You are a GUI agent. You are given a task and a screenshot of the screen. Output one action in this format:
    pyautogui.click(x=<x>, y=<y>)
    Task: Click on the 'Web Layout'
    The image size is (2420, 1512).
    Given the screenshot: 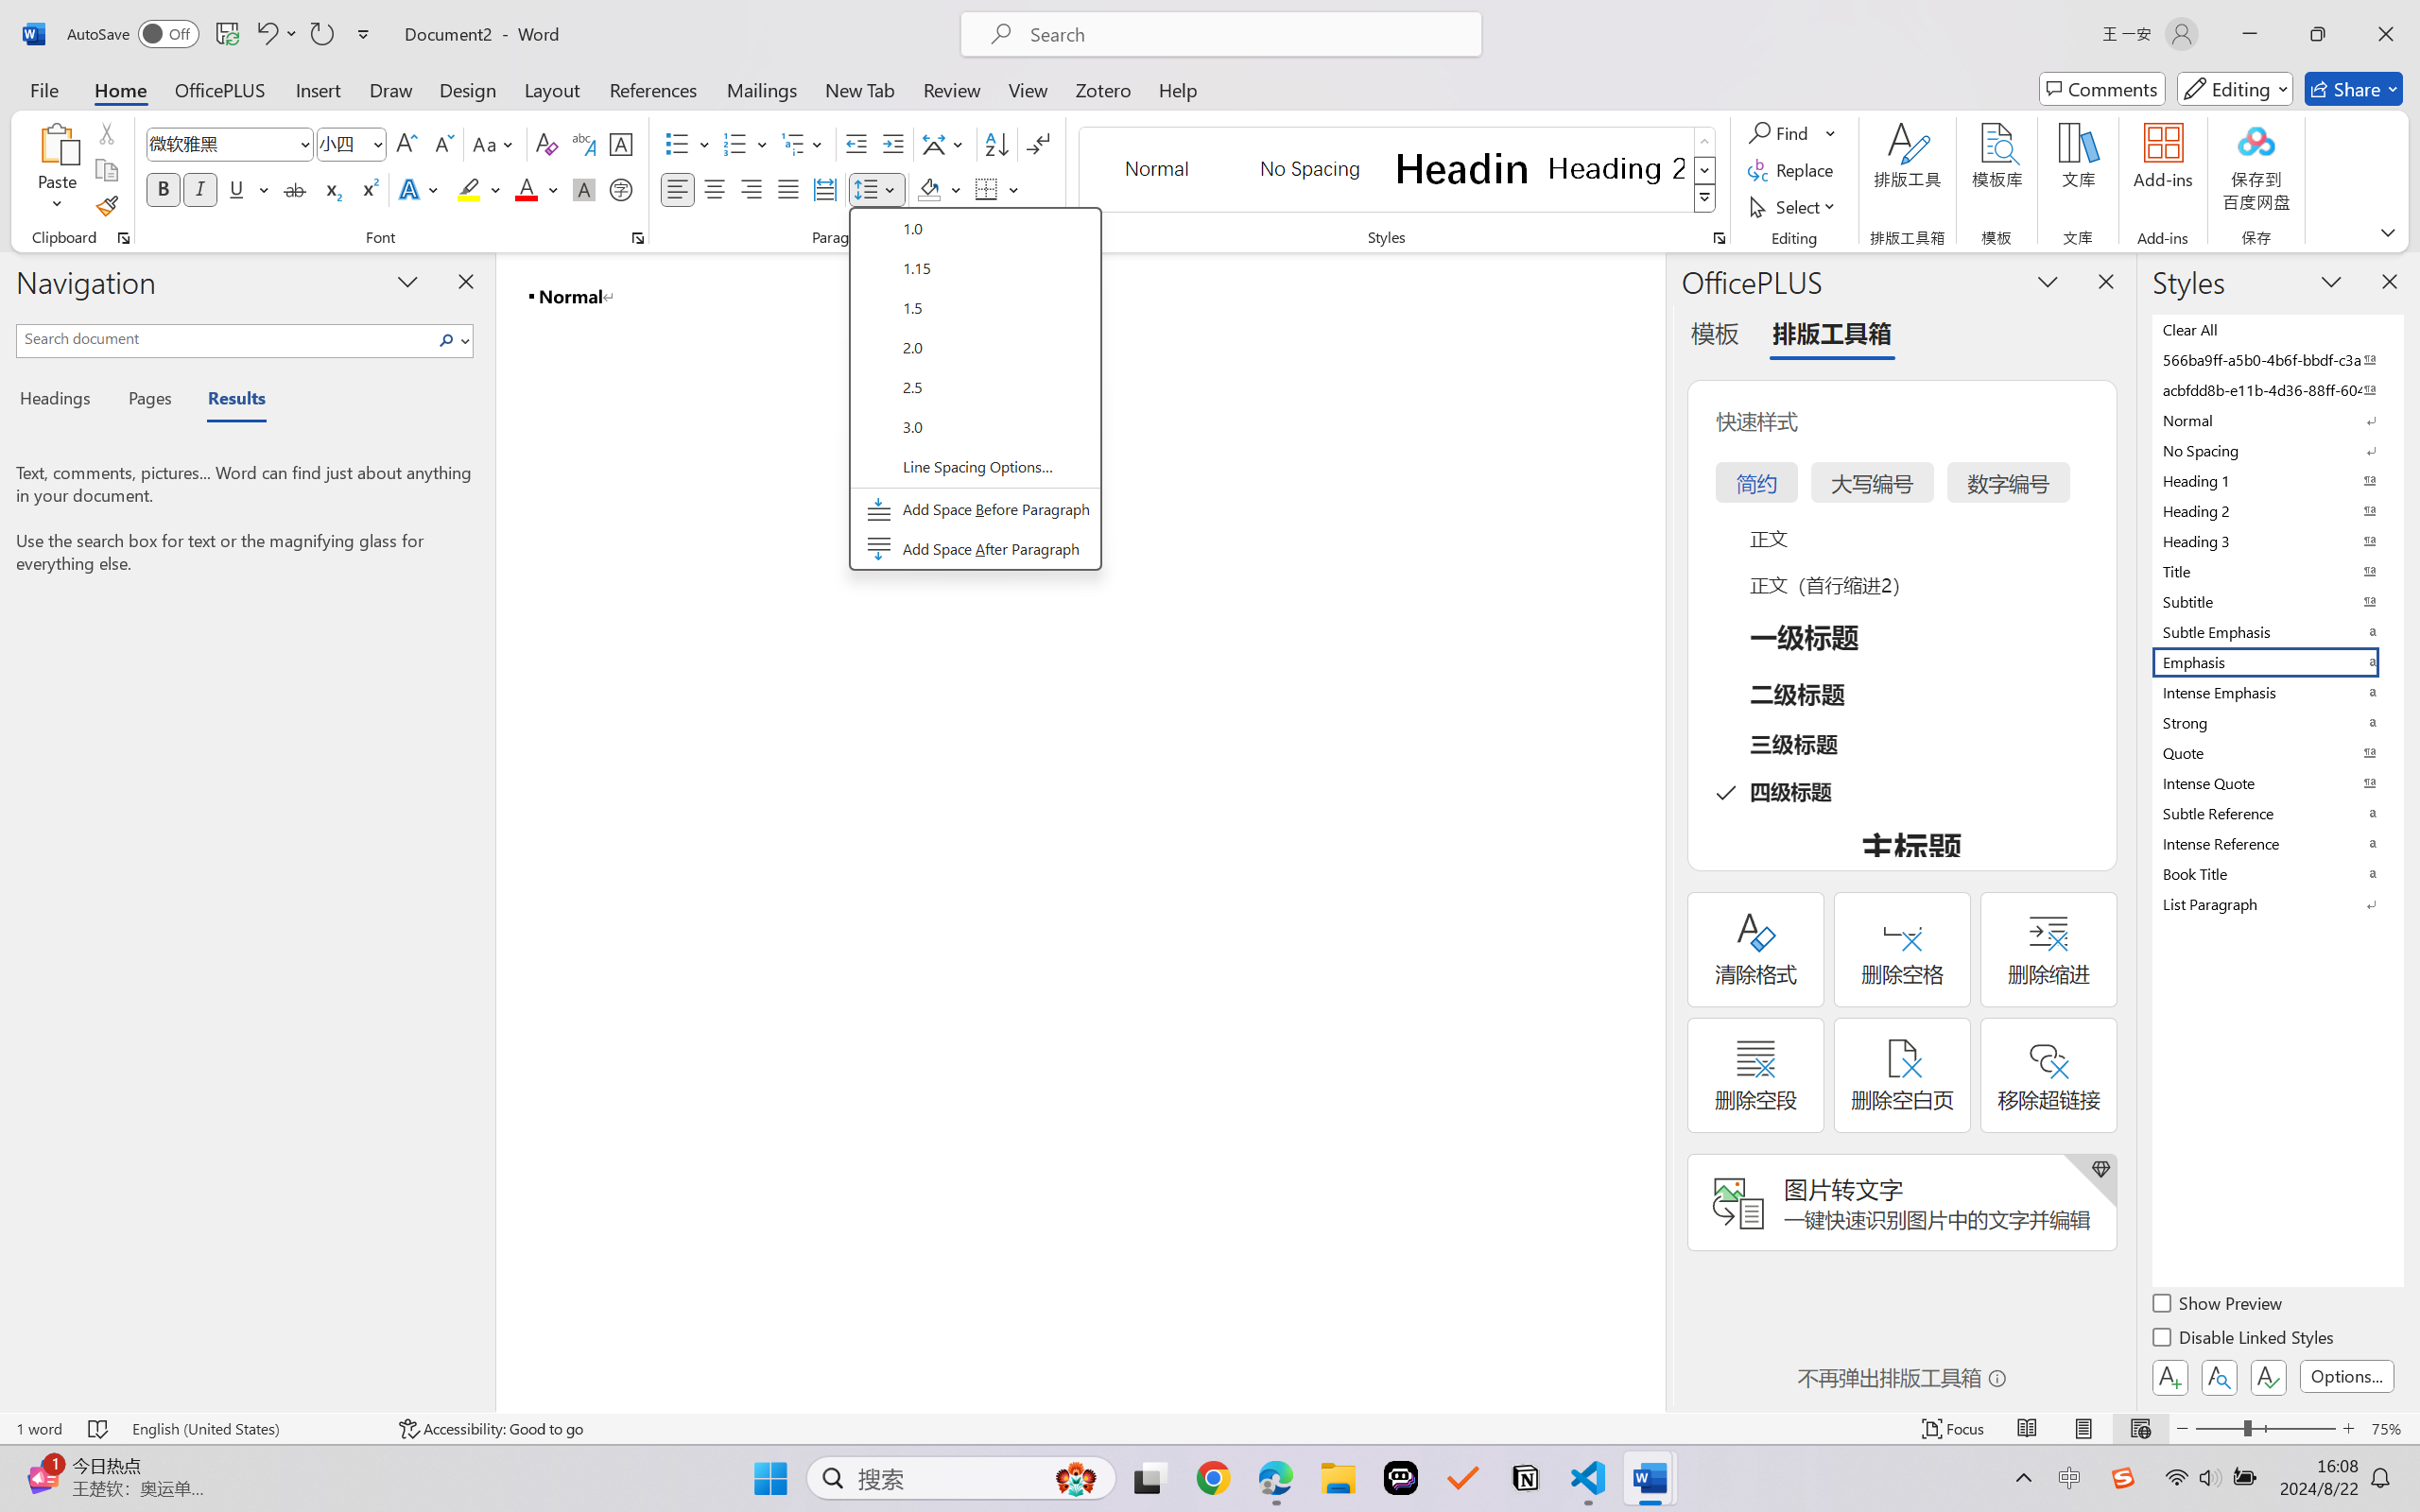 What is the action you would take?
    pyautogui.click(x=2139, y=1428)
    